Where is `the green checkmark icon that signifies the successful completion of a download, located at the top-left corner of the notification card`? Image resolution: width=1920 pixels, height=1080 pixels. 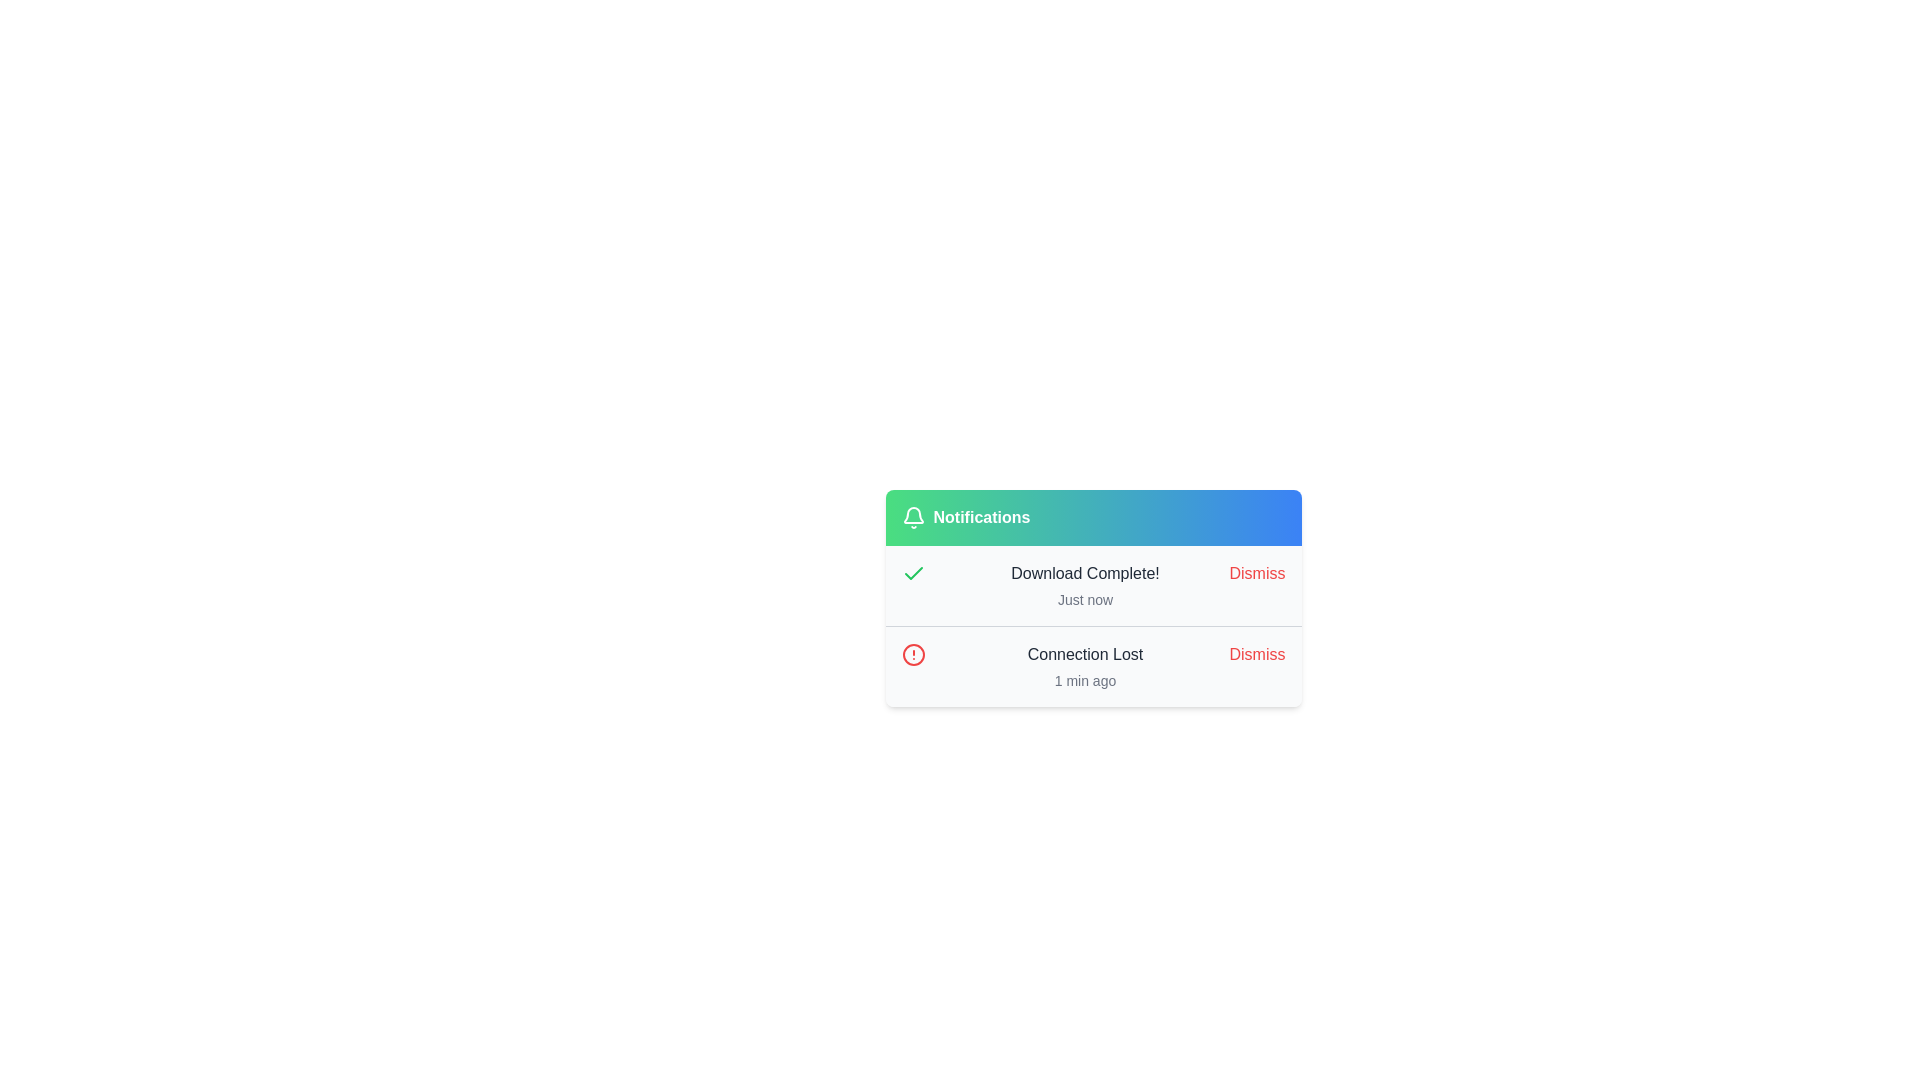
the green checkmark icon that signifies the successful completion of a download, located at the top-left corner of the notification card is located at coordinates (912, 573).